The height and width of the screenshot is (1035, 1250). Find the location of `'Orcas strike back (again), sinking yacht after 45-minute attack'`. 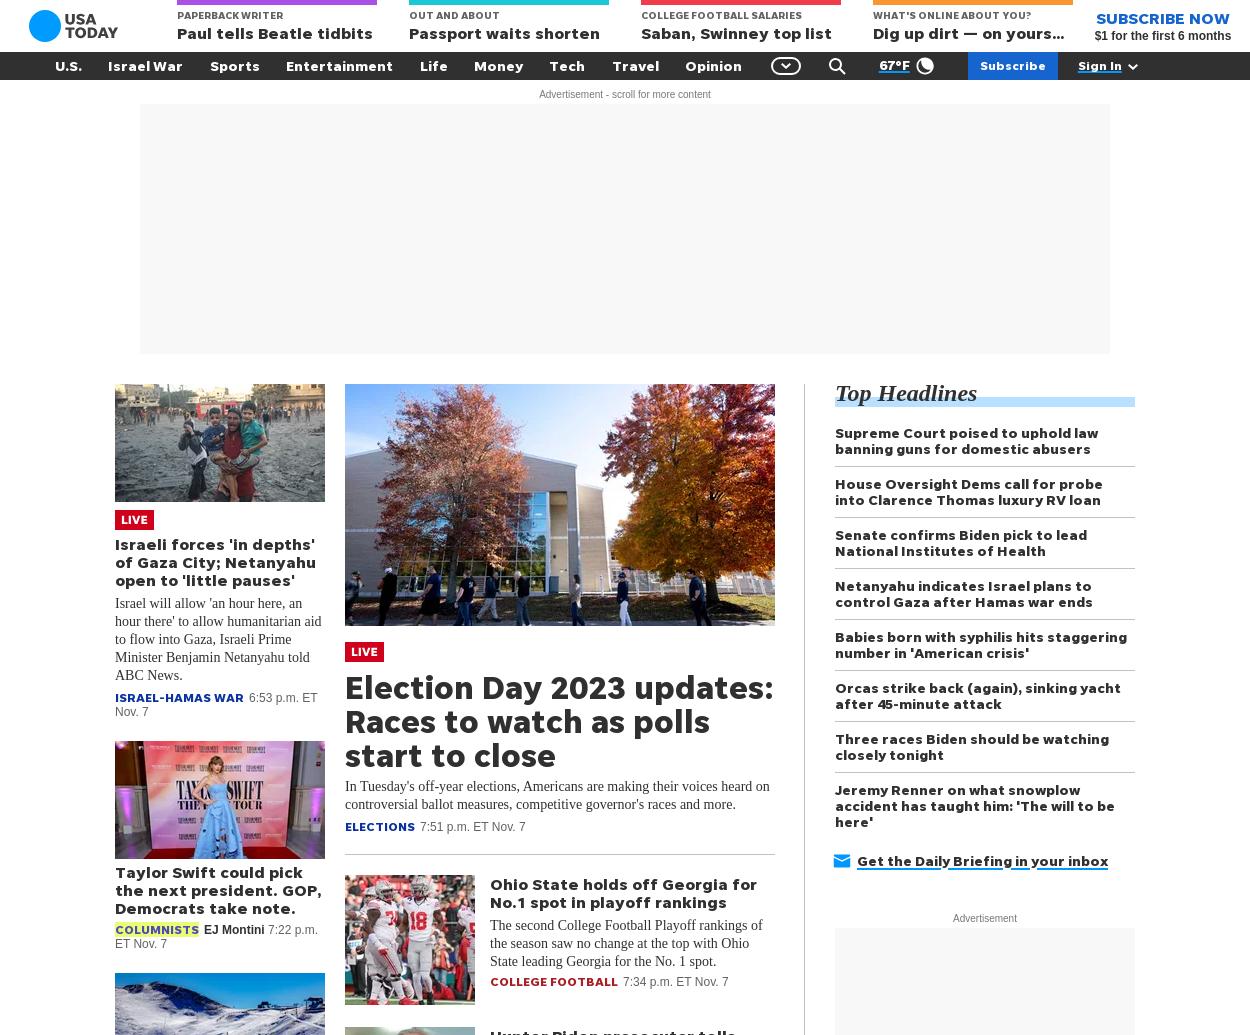

'Orcas strike back (again), sinking yacht after 45-minute attack' is located at coordinates (977, 694).